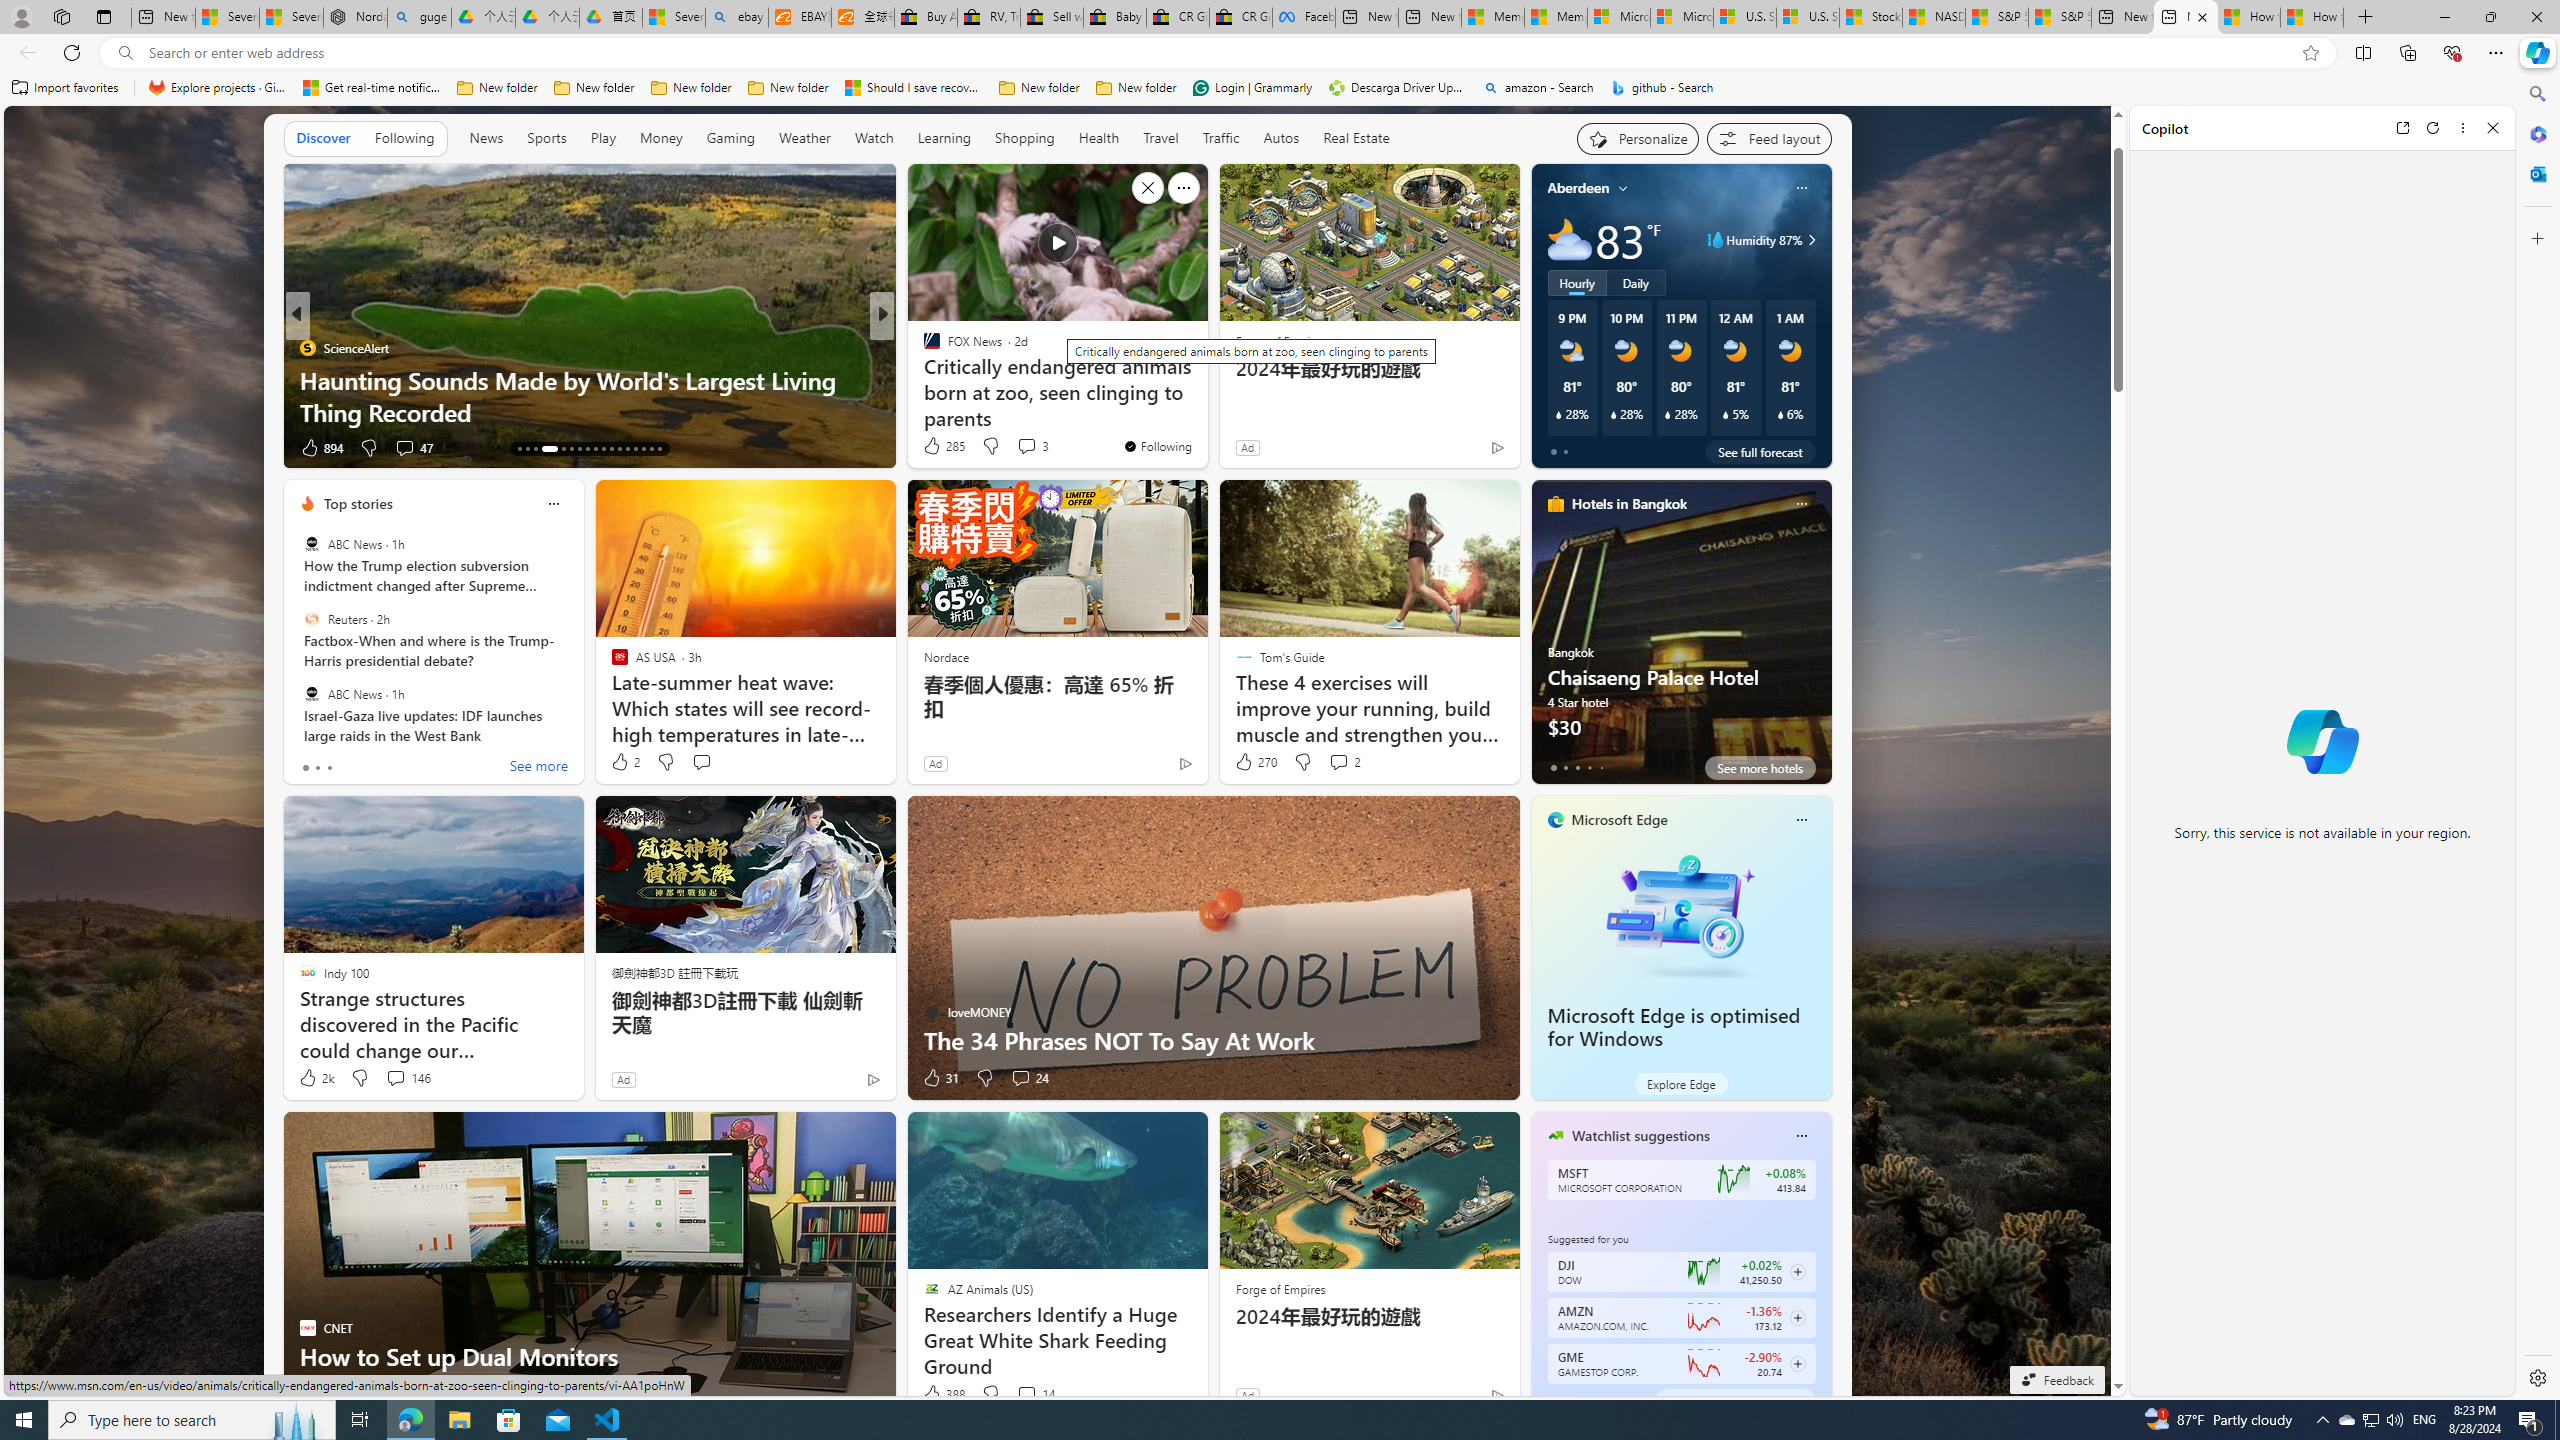 This screenshot has height=1440, width=2560. What do you see at coordinates (1780, 413) in the screenshot?
I see `'Class: weather-current-precipitation-glyph'` at bounding box center [1780, 413].